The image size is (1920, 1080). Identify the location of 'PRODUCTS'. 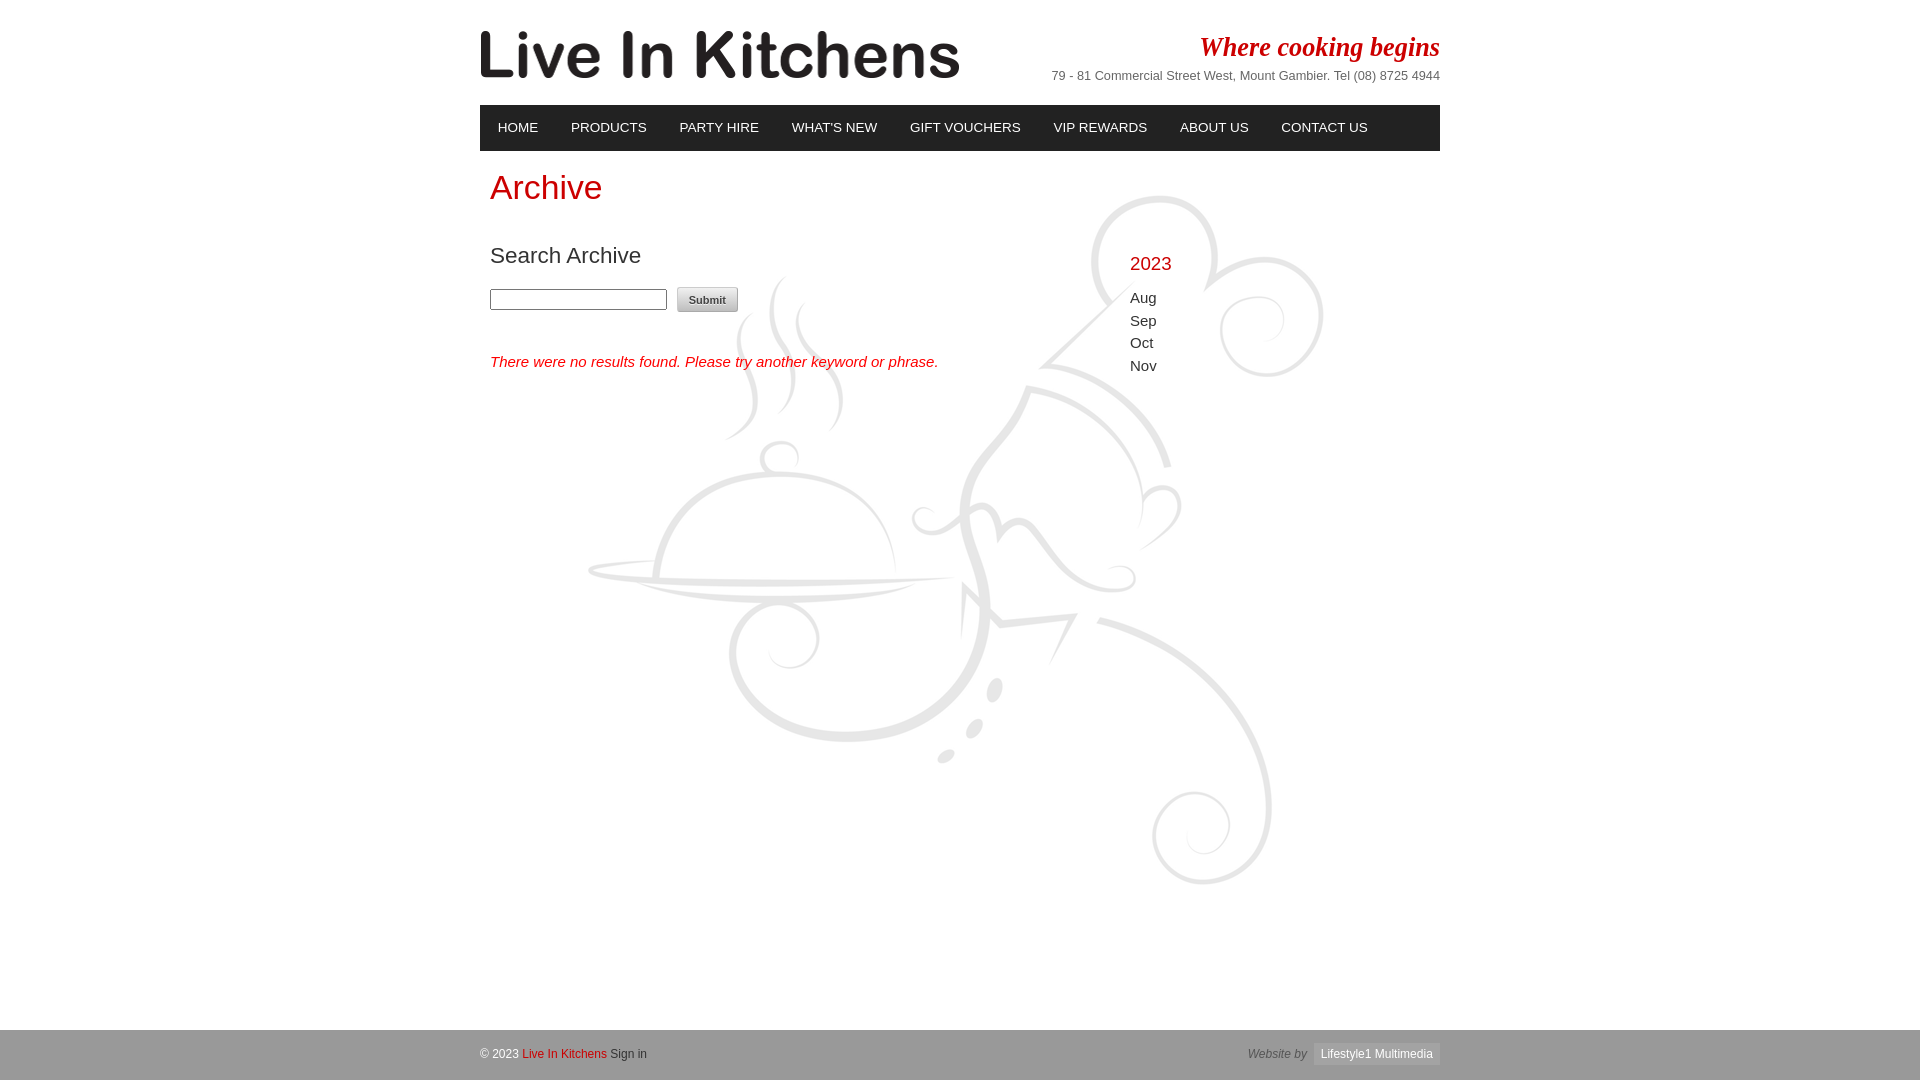
(552, 128).